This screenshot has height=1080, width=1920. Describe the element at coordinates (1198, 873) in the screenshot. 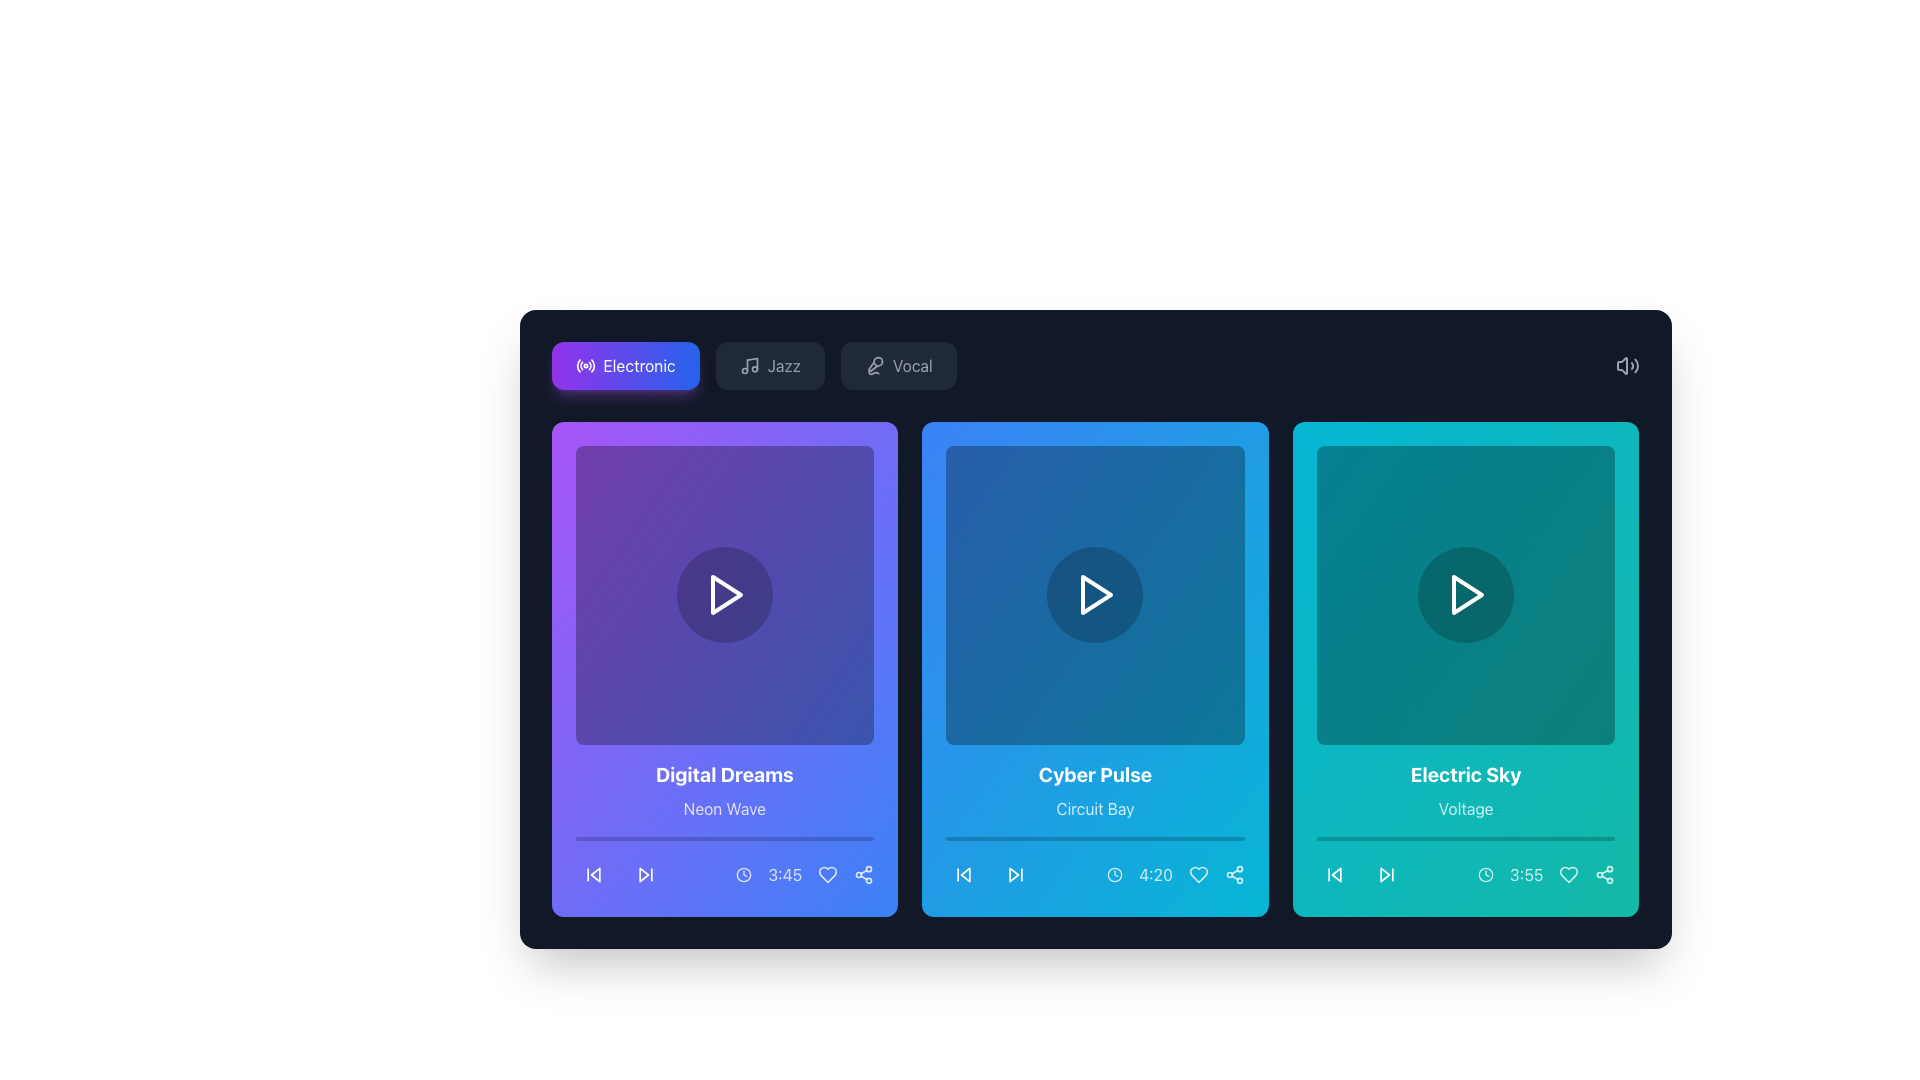

I see `the heart icon to like or mark the associated song 'Cyber Pulse' as a favorite` at that location.